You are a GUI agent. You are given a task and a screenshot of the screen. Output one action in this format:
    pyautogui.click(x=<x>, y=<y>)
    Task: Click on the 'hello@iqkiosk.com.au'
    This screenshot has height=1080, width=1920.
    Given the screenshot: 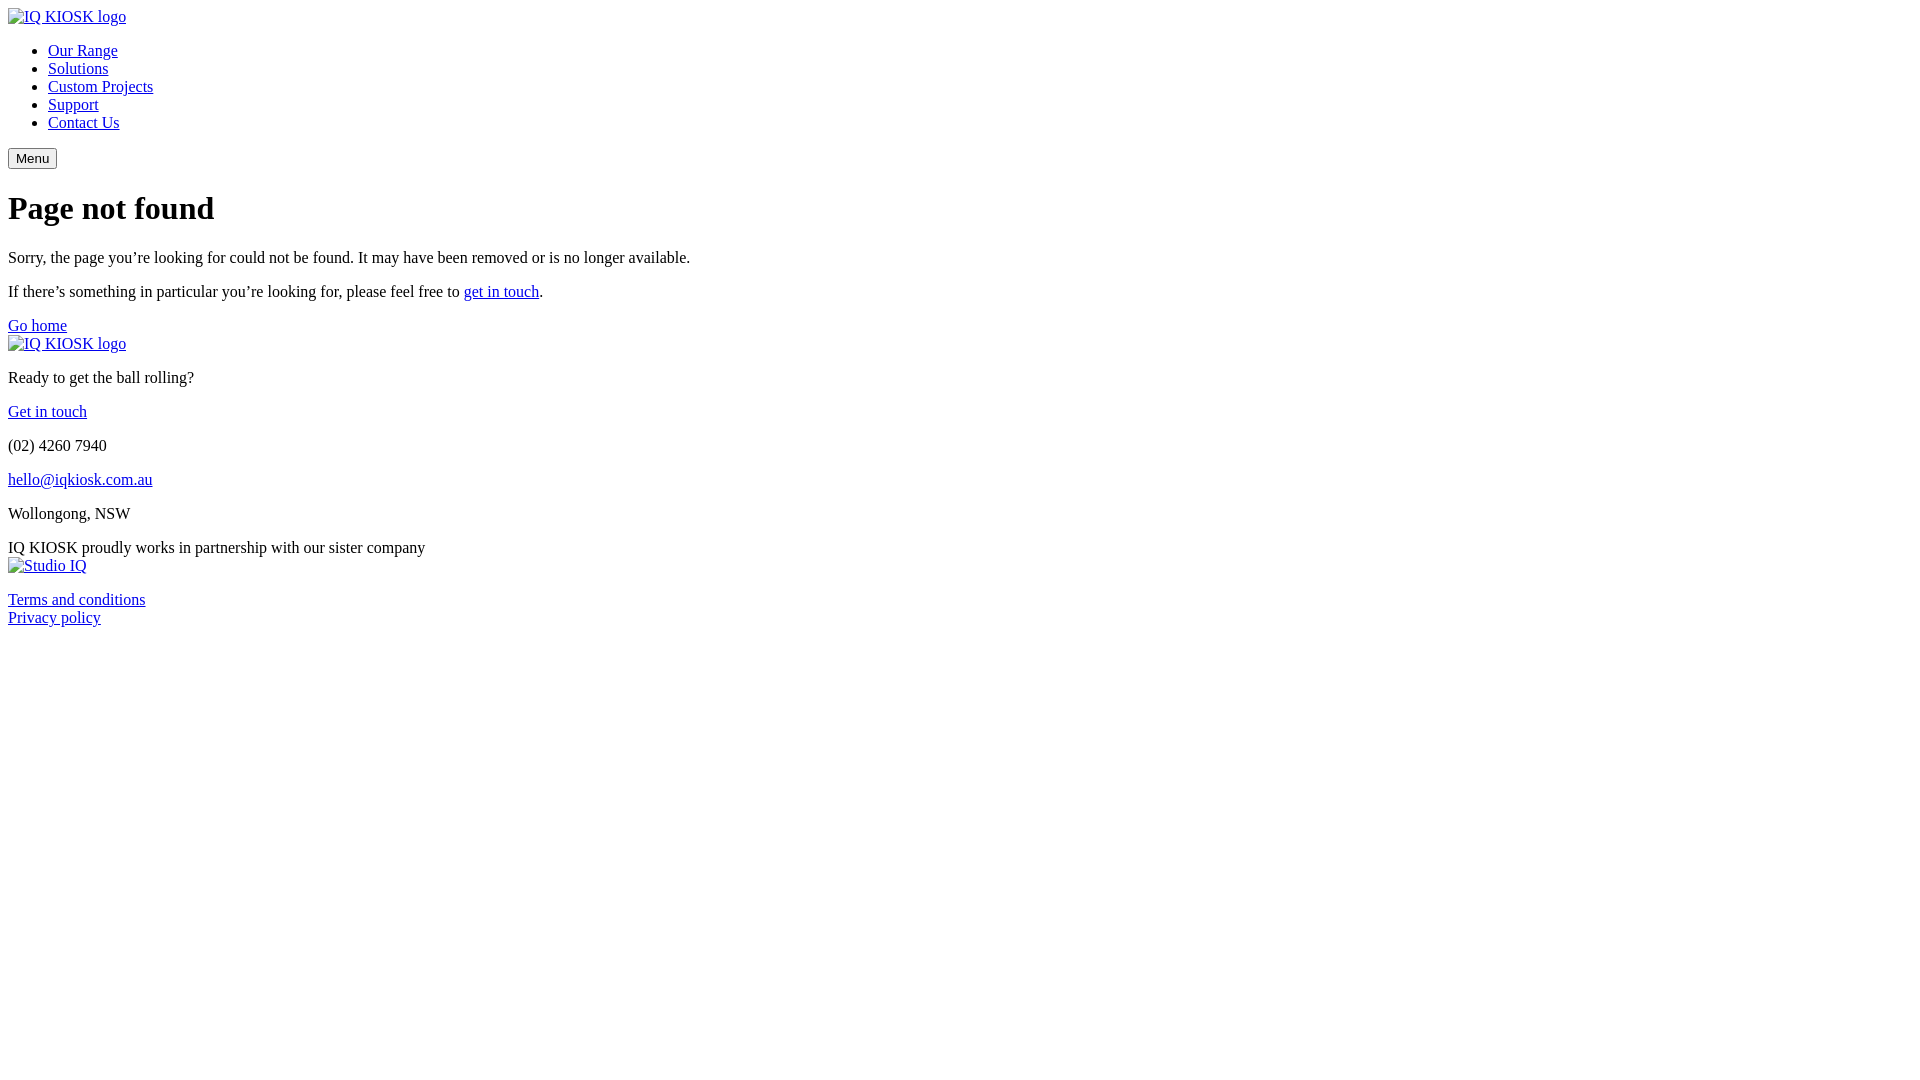 What is the action you would take?
    pyautogui.click(x=80, y=479)
    